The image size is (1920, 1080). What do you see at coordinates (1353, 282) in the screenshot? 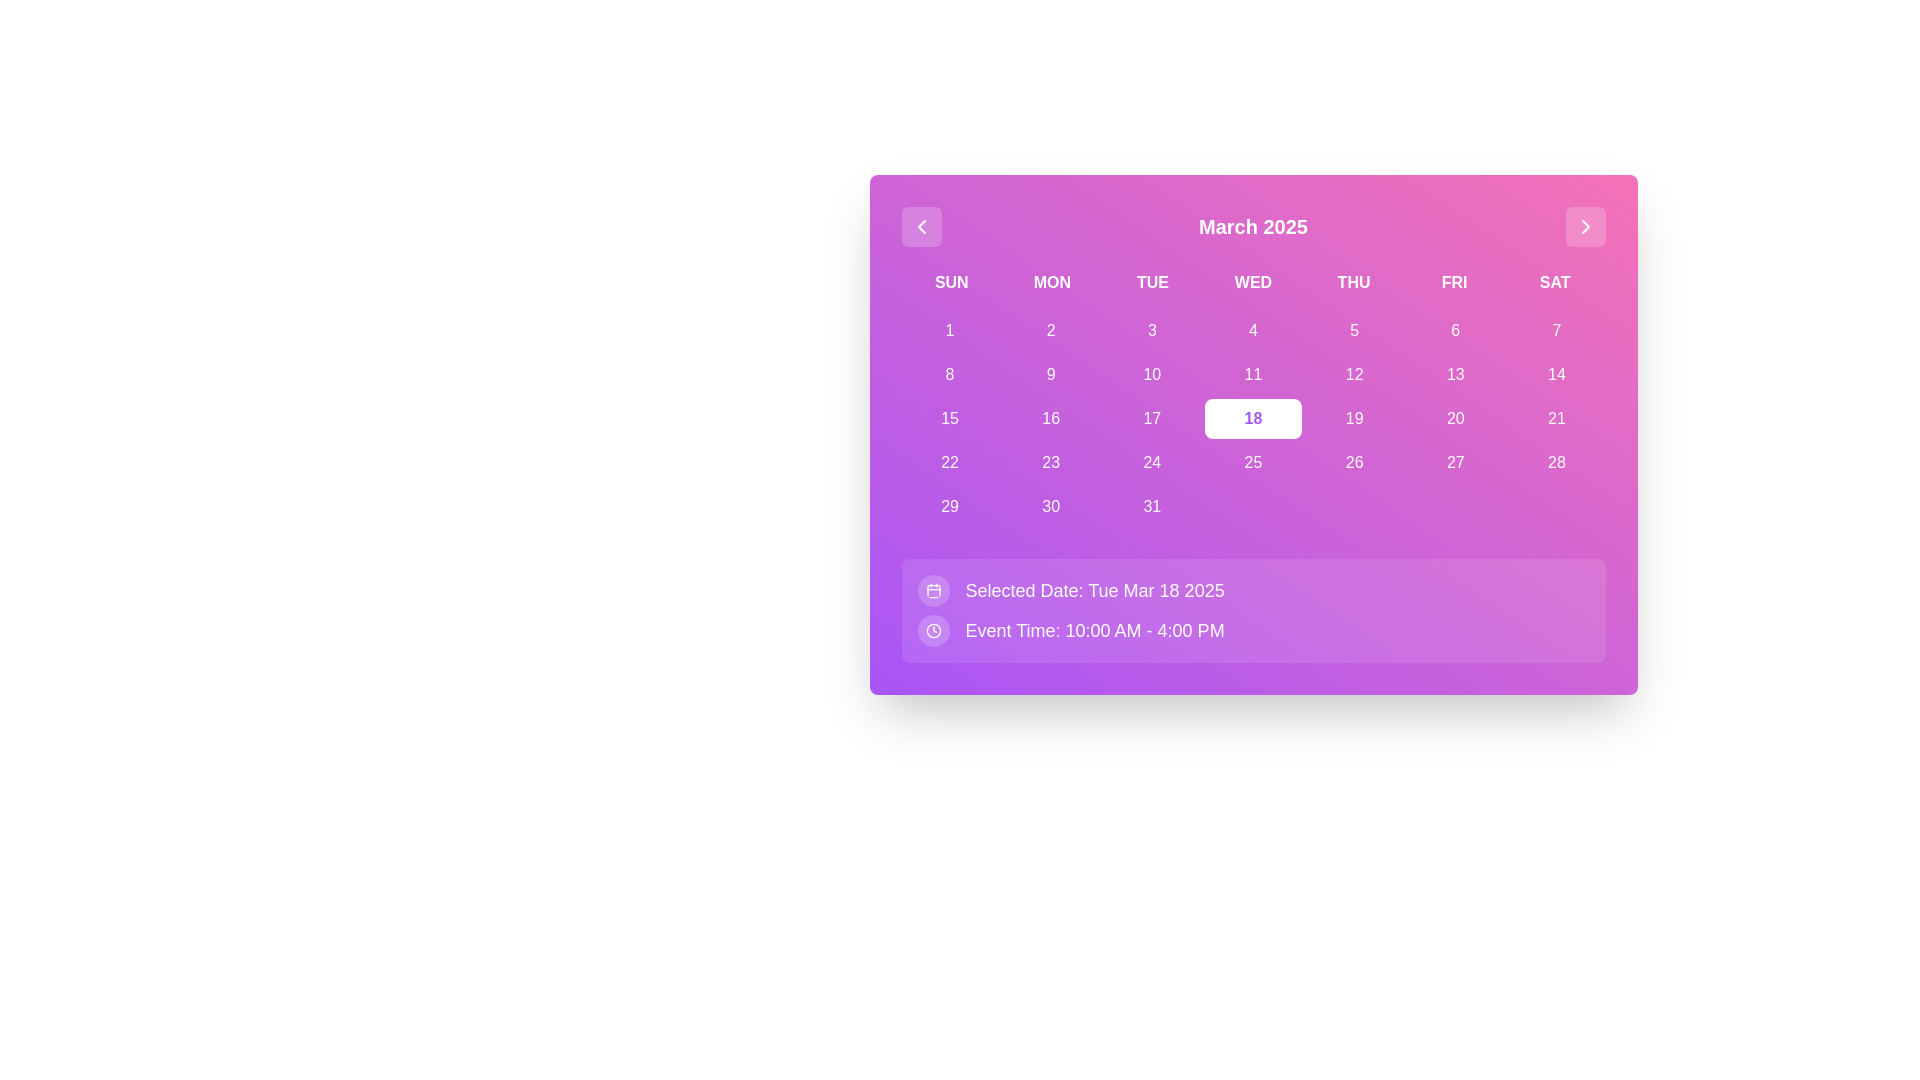
I see `the static text label displaying 'Thu', which is bold and uppercase, part of the days of the week sequence above the calendar grid` at bounding box center [1353, 282].